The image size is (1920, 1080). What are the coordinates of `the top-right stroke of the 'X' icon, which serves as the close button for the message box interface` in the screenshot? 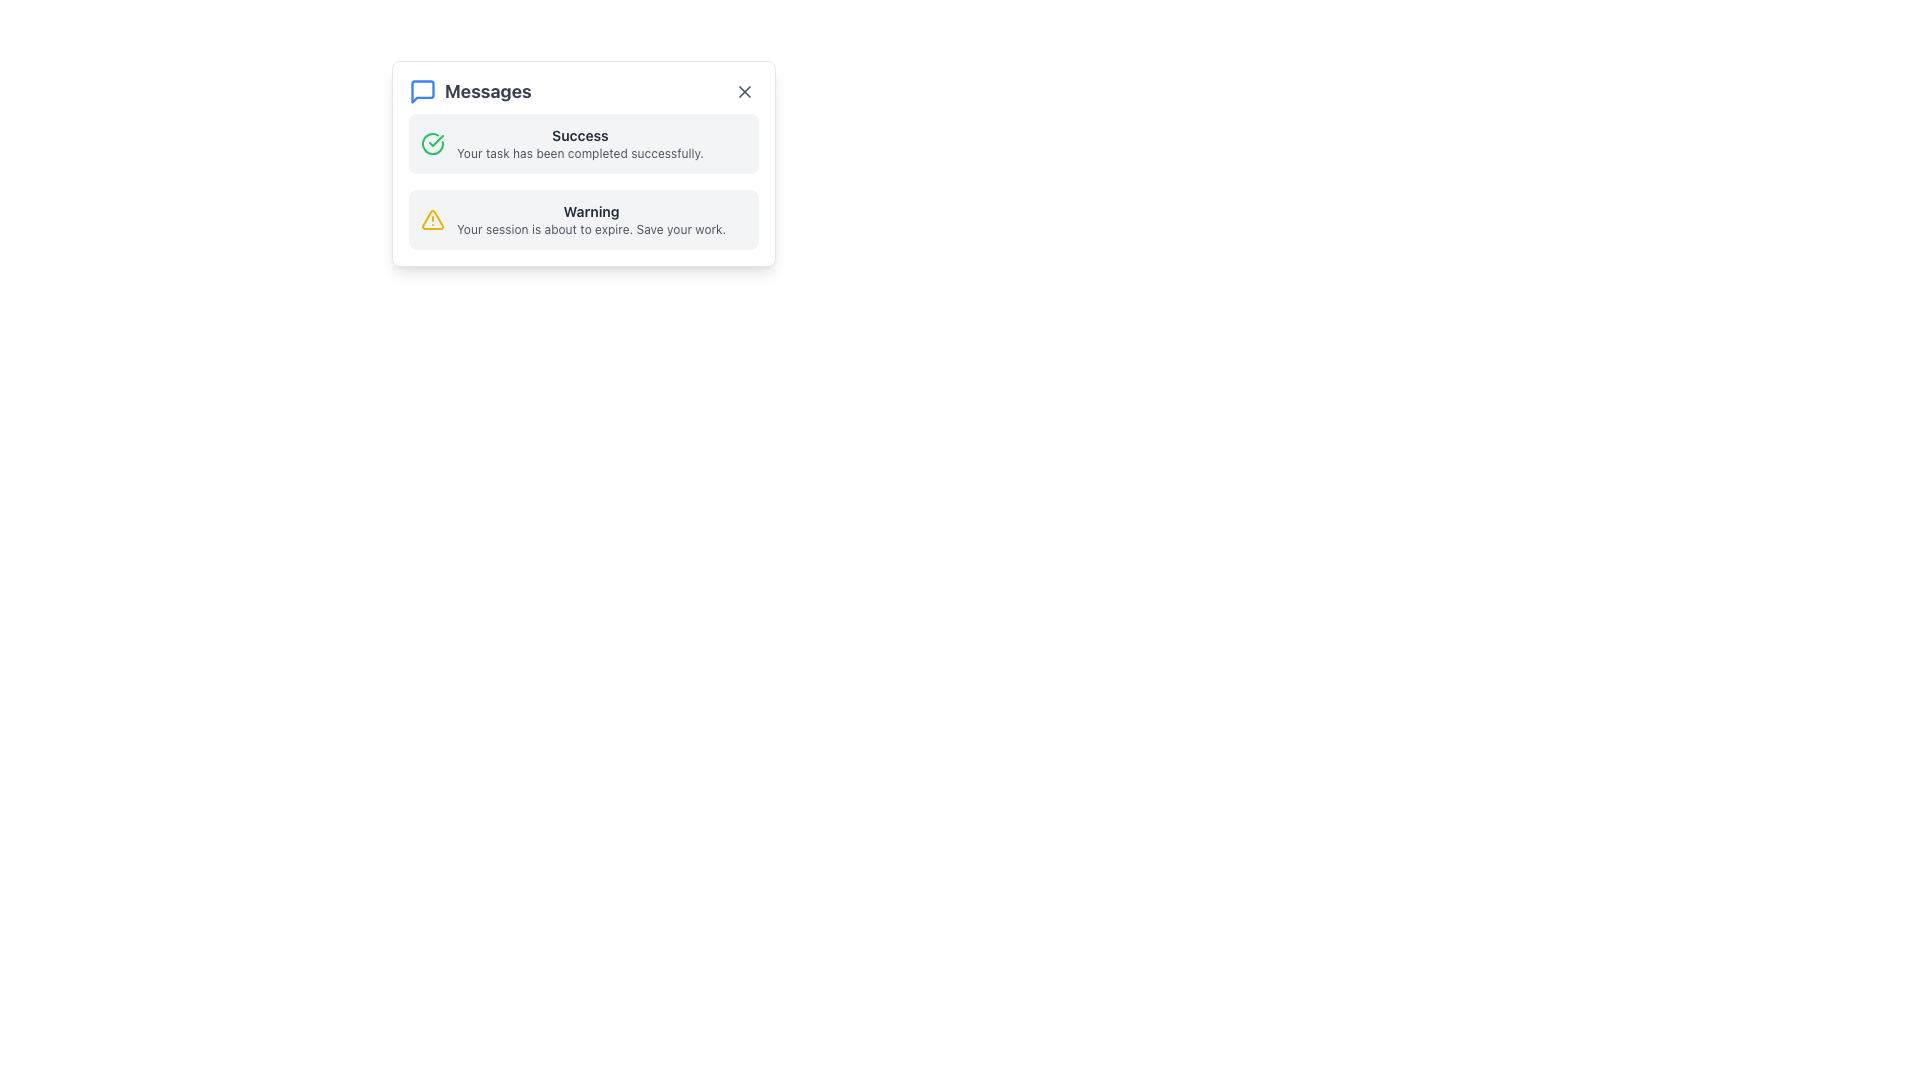 It's located at (743, 92).